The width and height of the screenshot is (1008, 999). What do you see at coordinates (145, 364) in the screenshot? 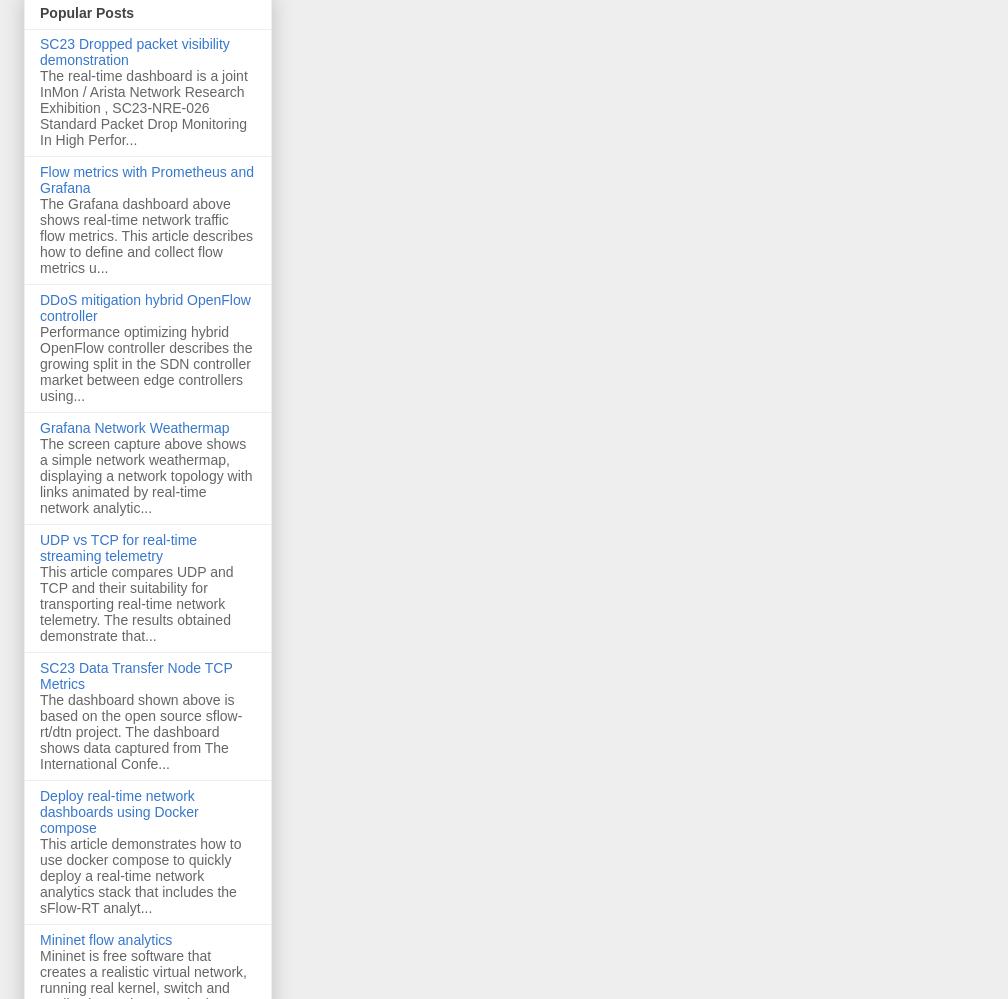
I see `'Performance optimizing hybrid OpenFlow controller  describes the growing split in the SDN controller market between edge controllers using...'` at bounding box center [145, 364].